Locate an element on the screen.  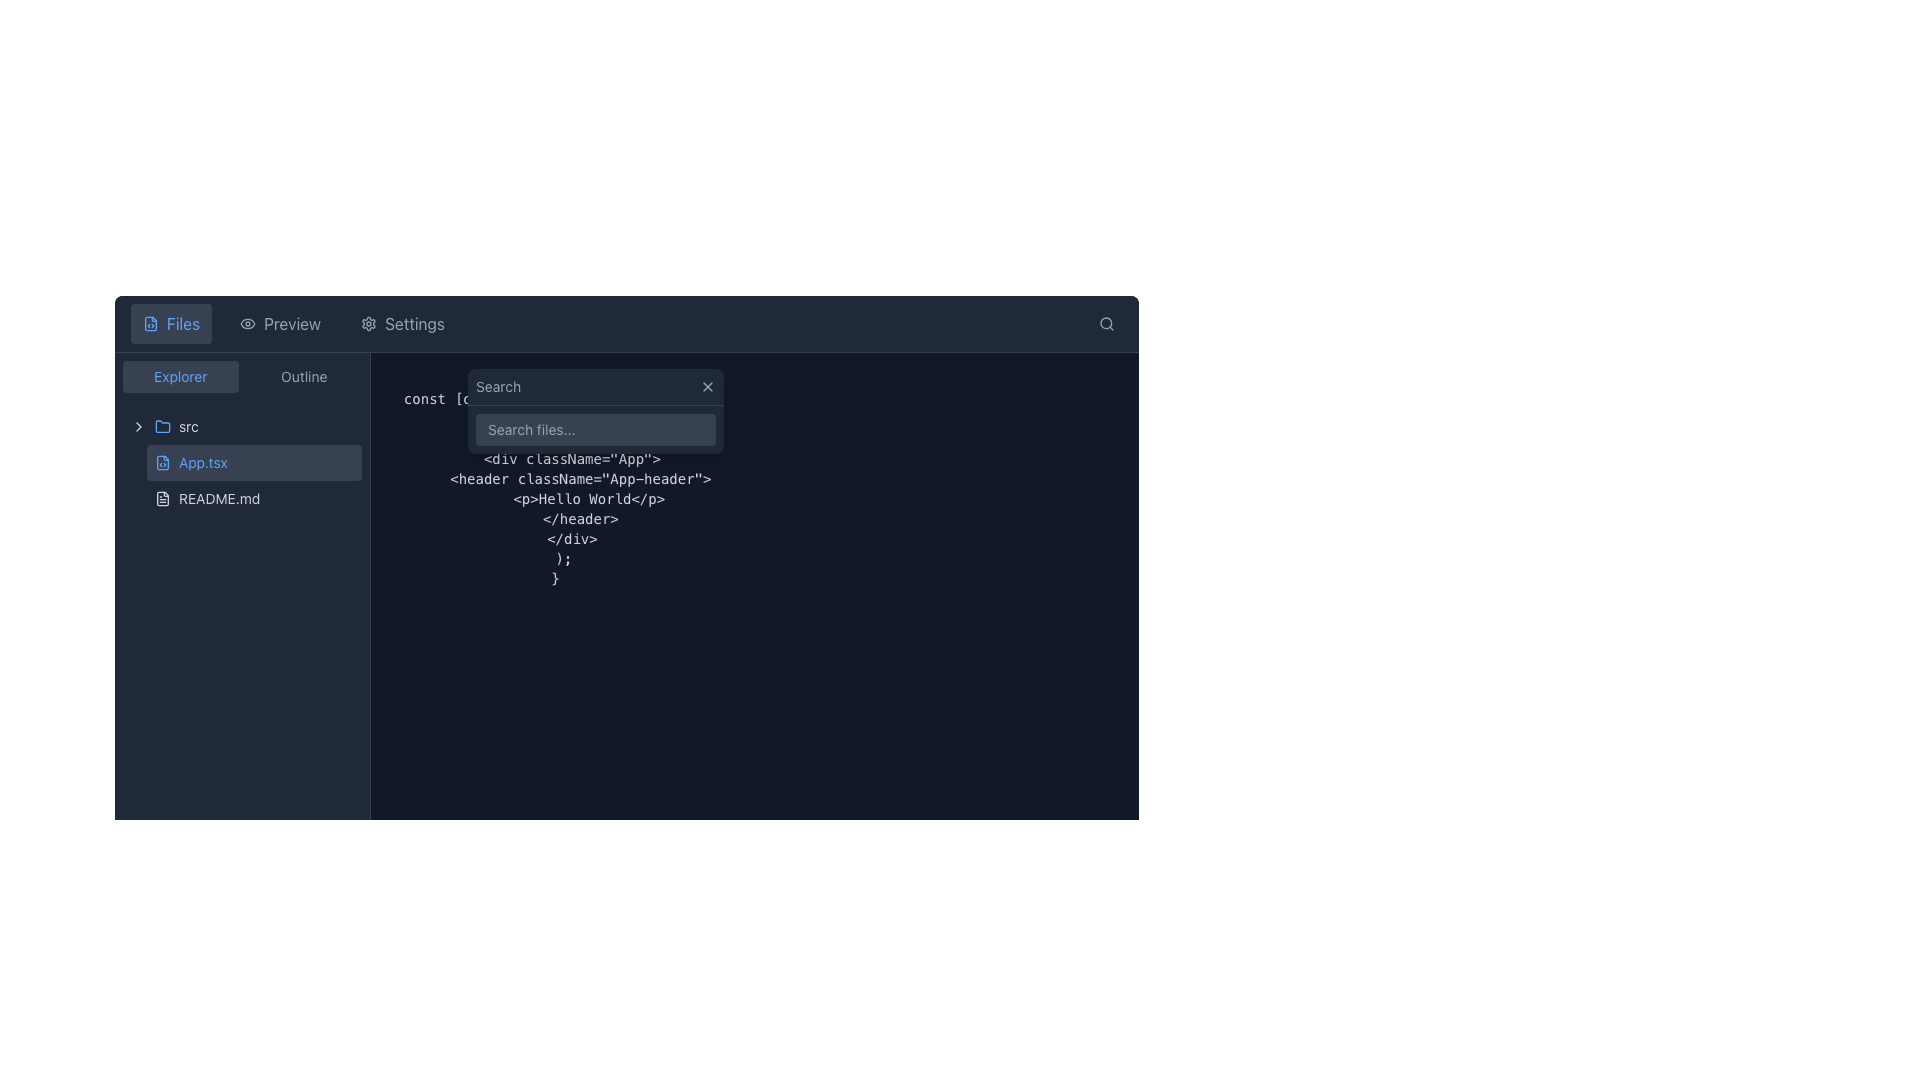
the text label for the file 'App.tsx' in the file explorer interface, located to the right of the file icon is located at coordinates (203, 462).